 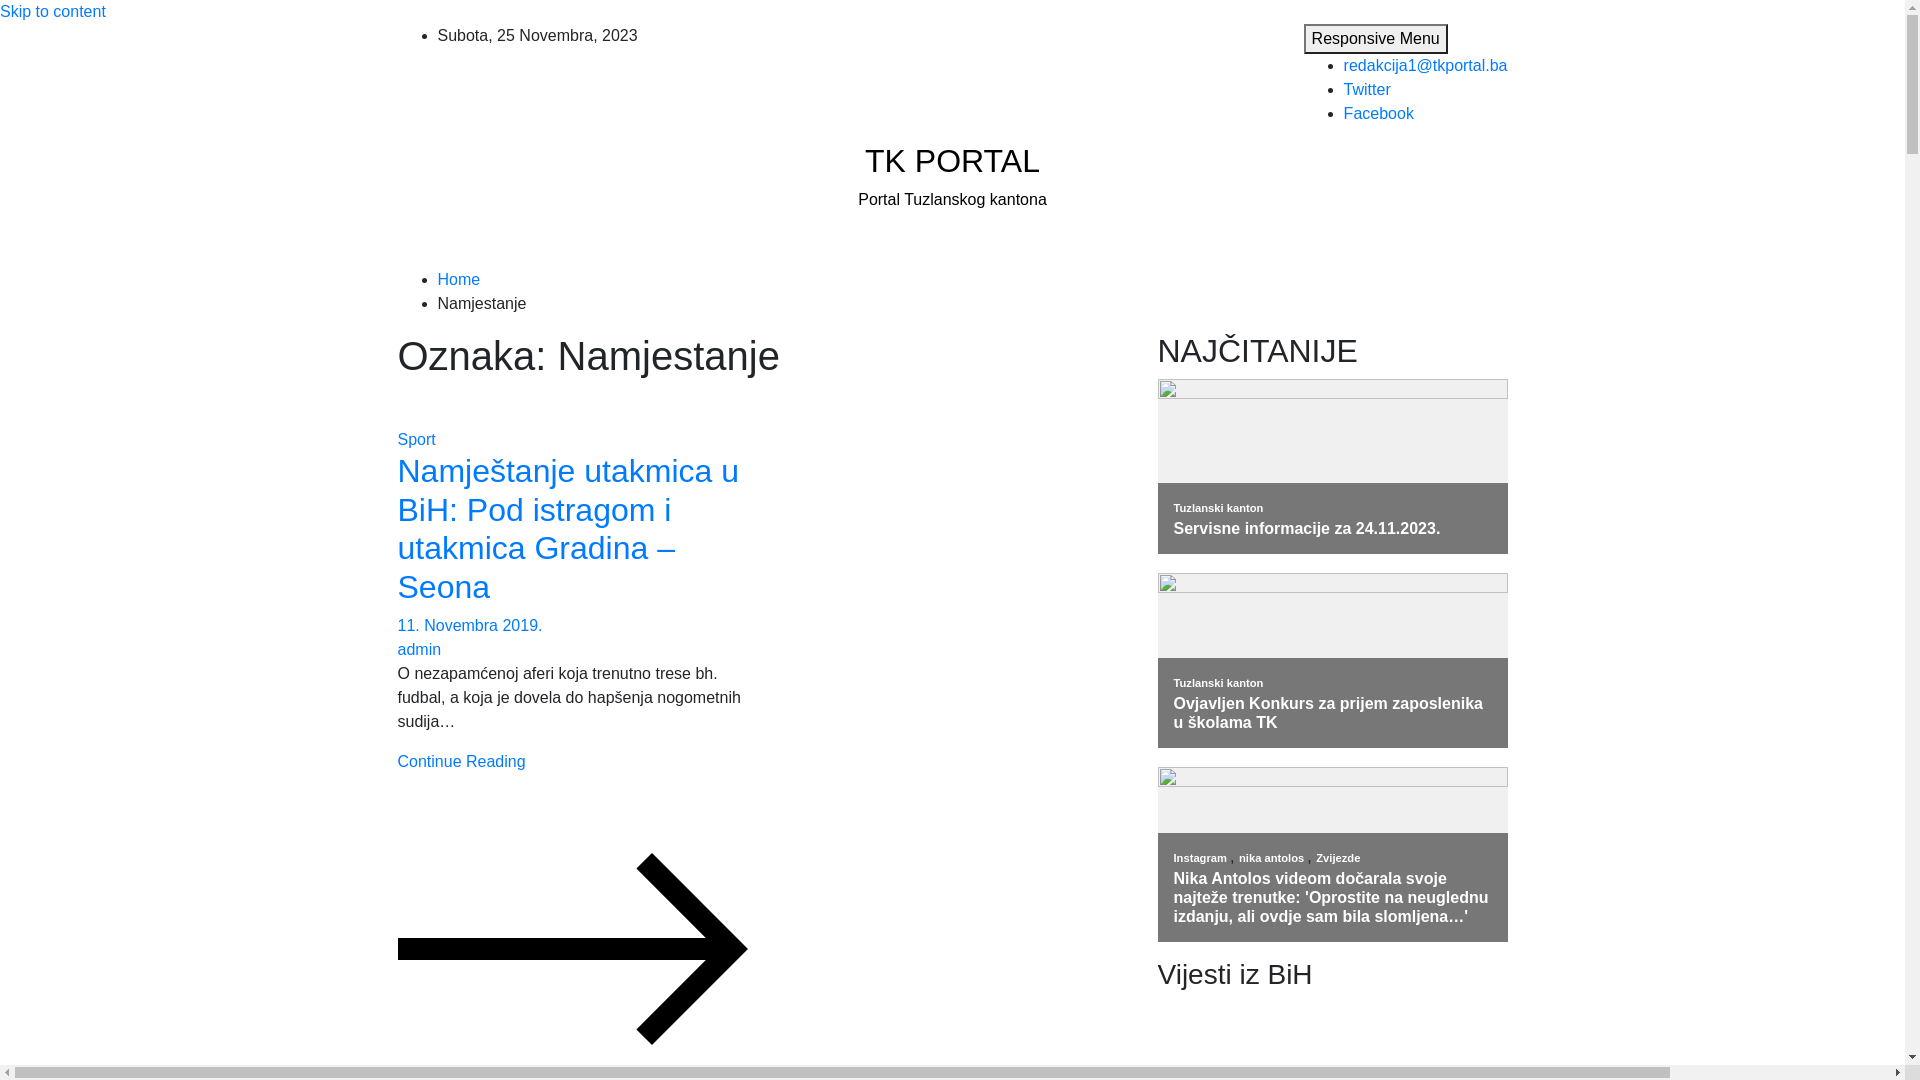 I want to click on 'Home', so click(x=458, y=279).